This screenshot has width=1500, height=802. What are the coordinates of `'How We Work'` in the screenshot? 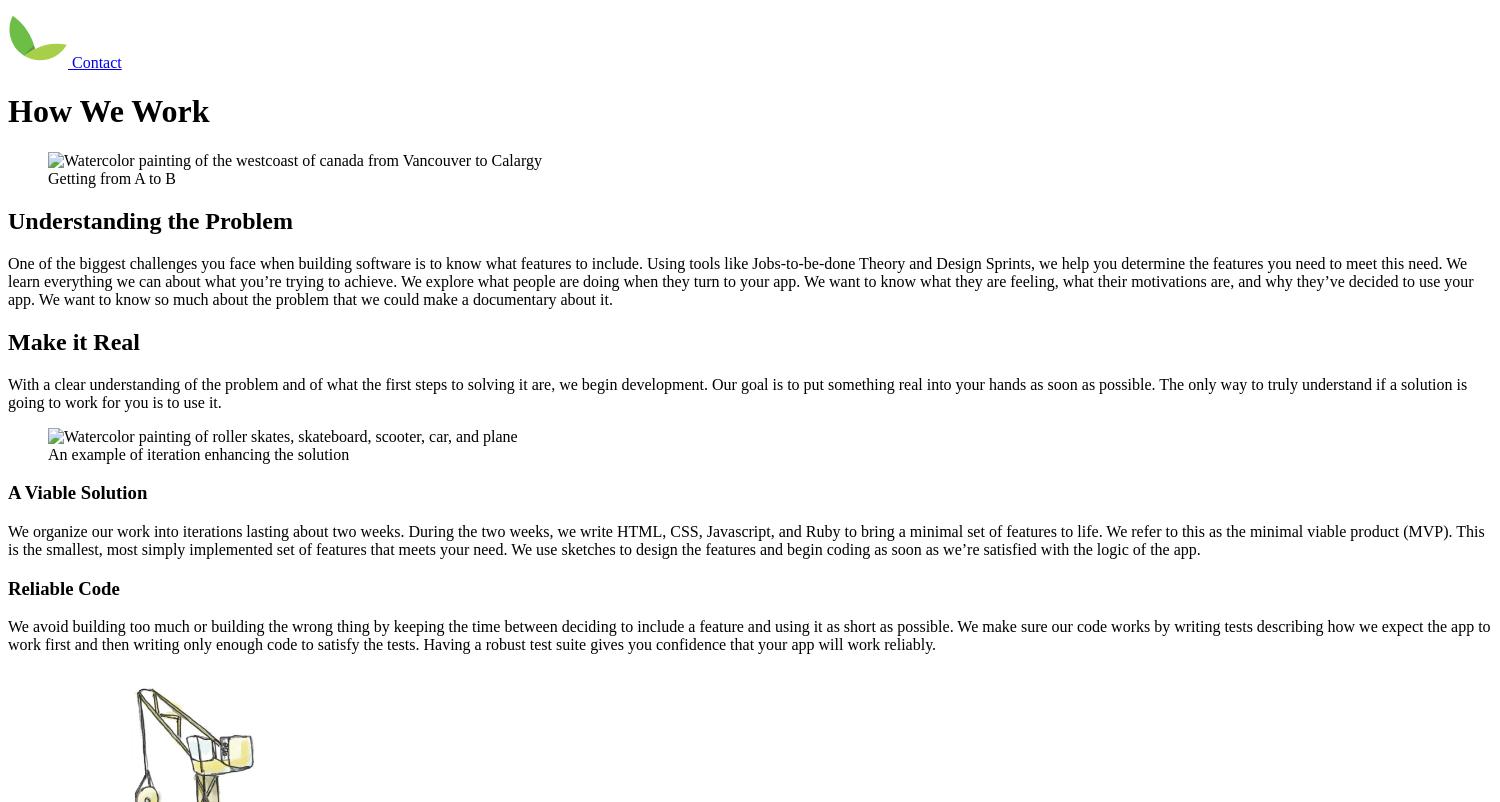 It's located at (107, 110).